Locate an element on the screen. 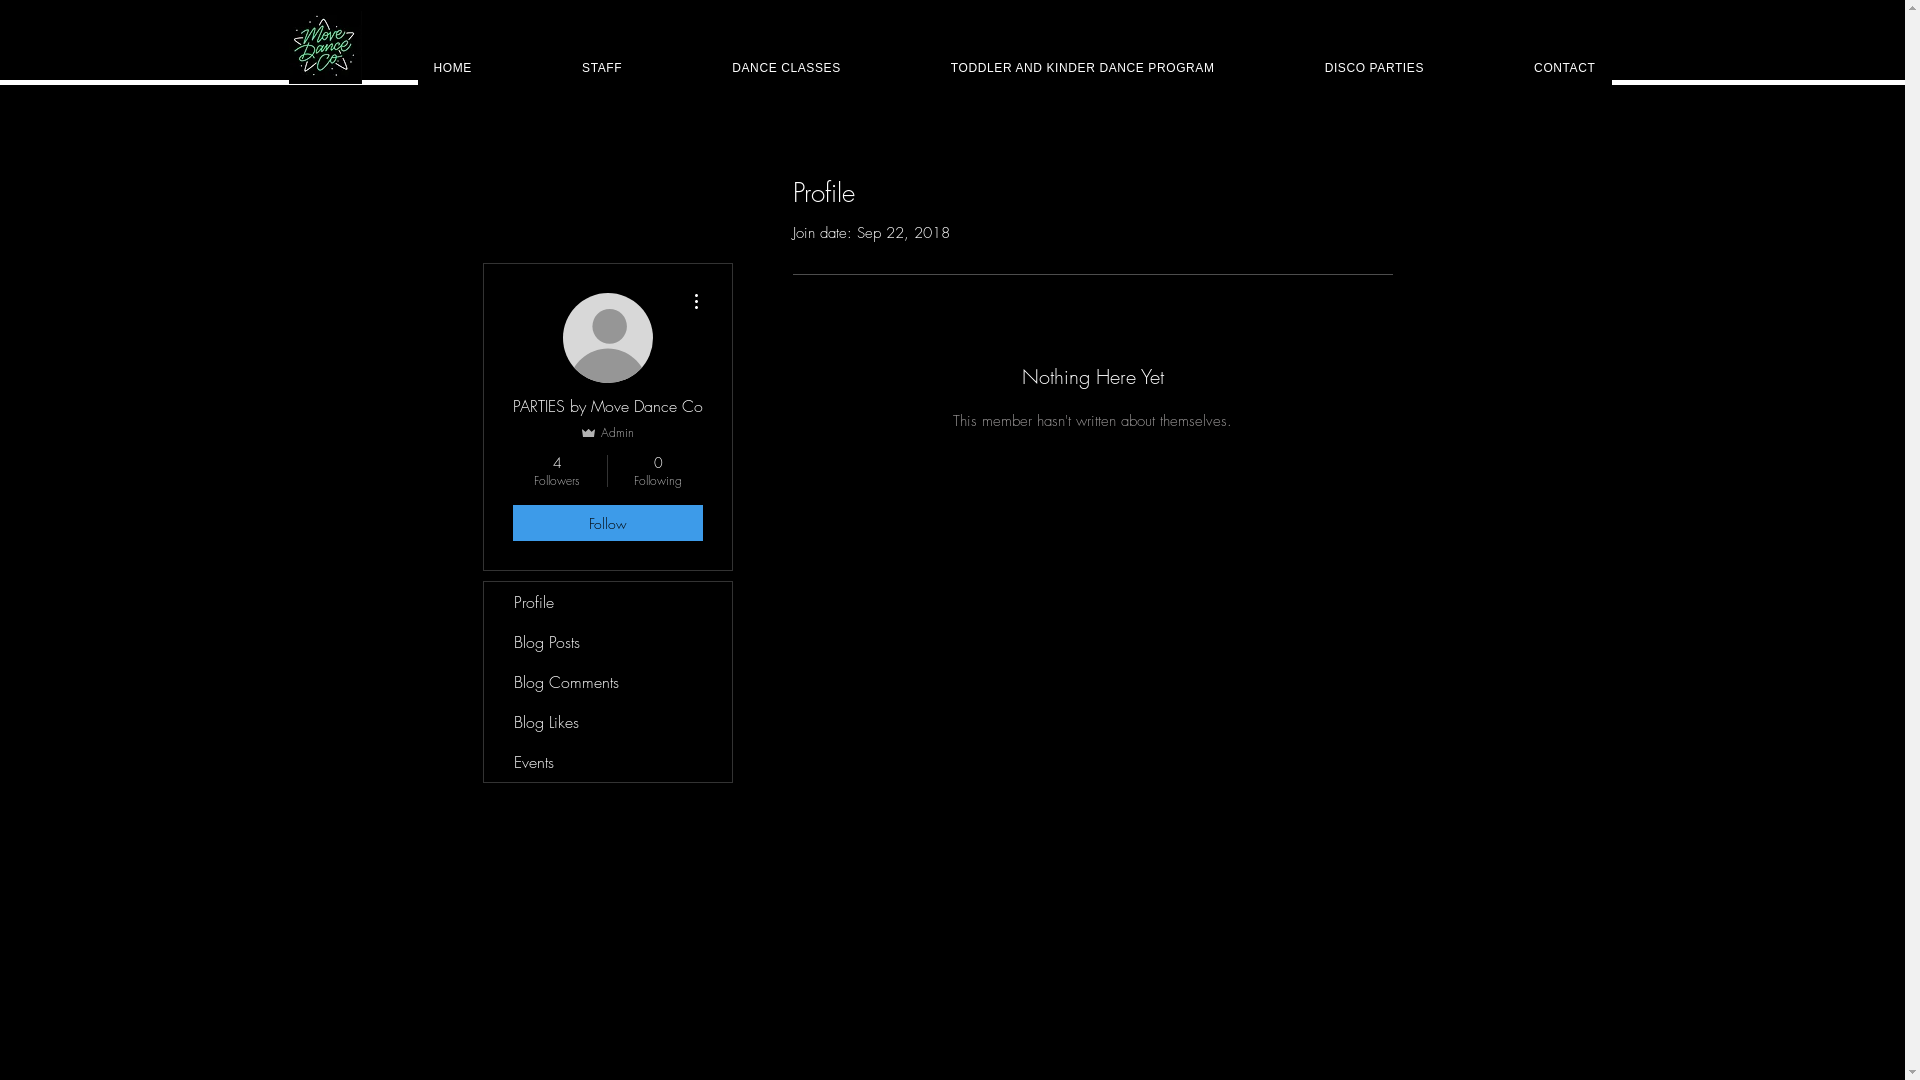  'DISCO PARTIES' is located at coordinates (1309, 67).